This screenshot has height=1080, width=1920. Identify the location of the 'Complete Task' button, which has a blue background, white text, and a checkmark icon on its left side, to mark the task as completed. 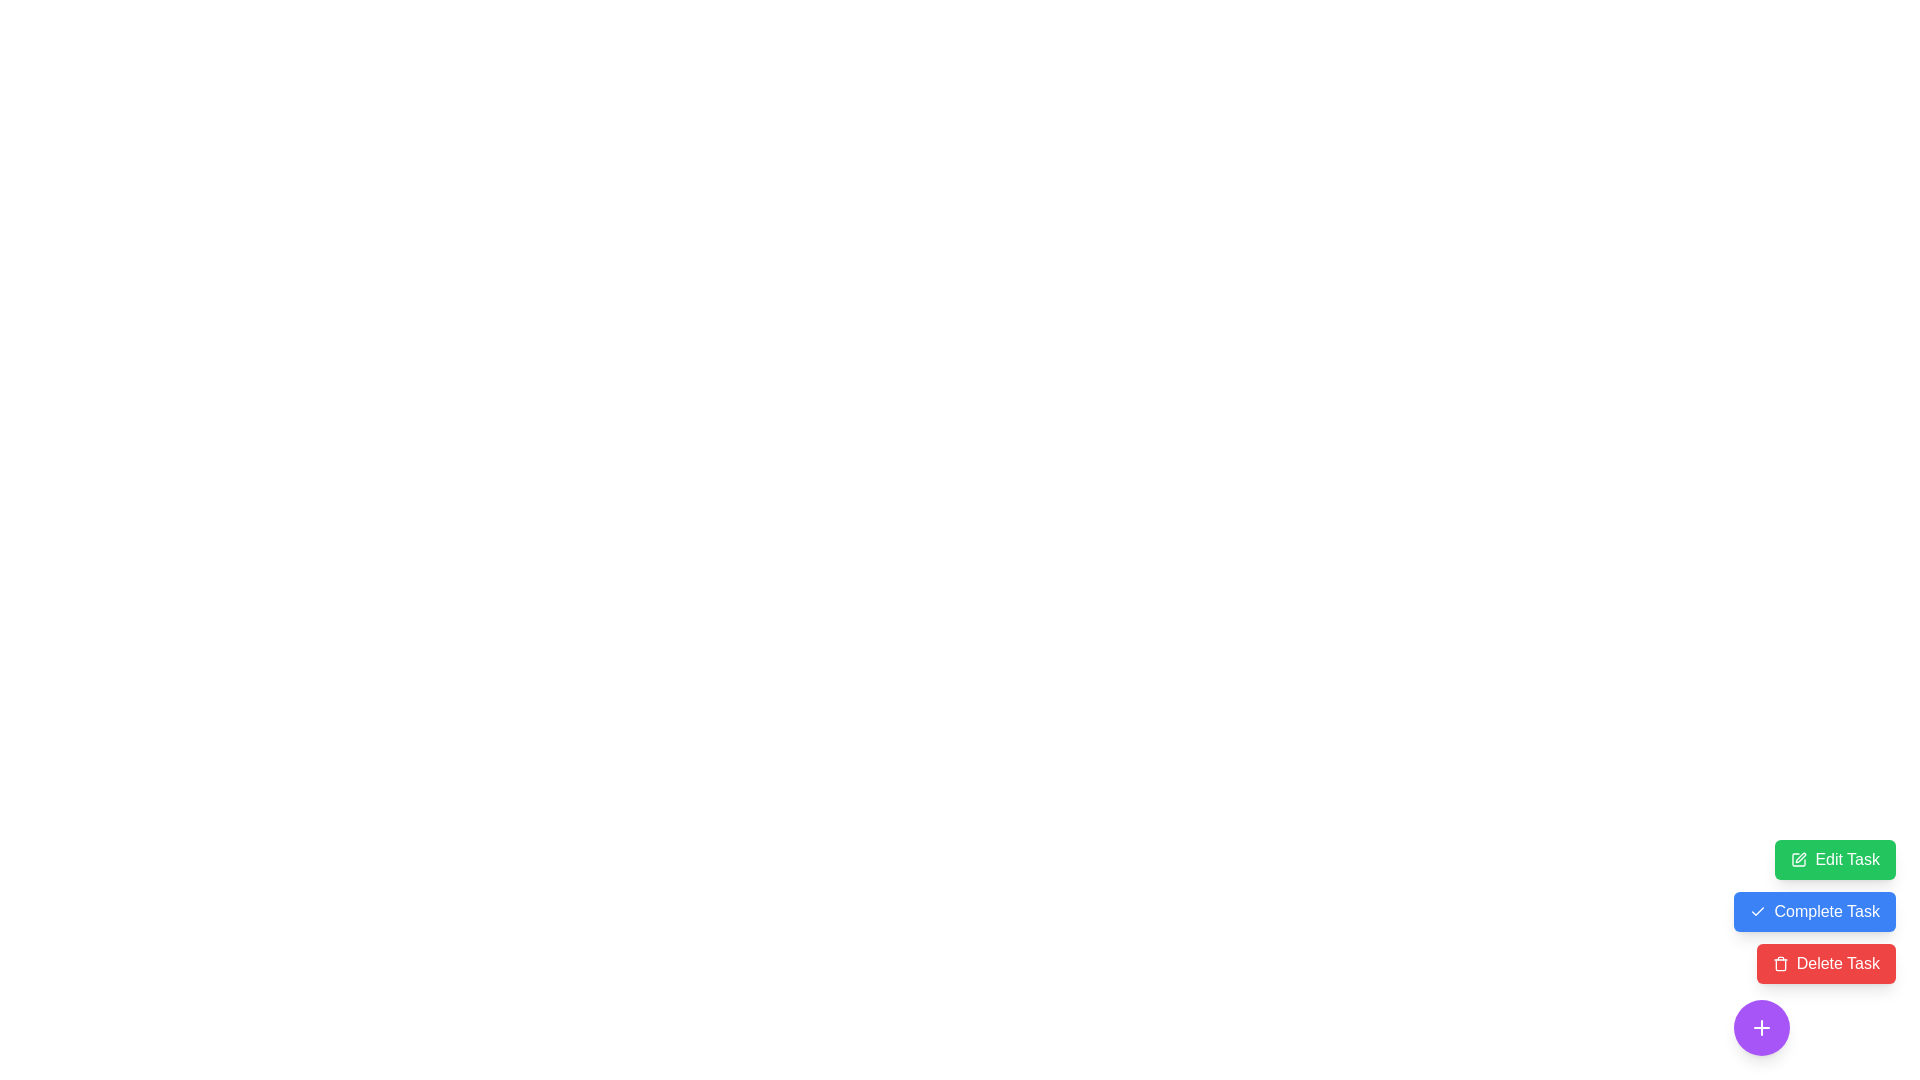
(1815, 911).